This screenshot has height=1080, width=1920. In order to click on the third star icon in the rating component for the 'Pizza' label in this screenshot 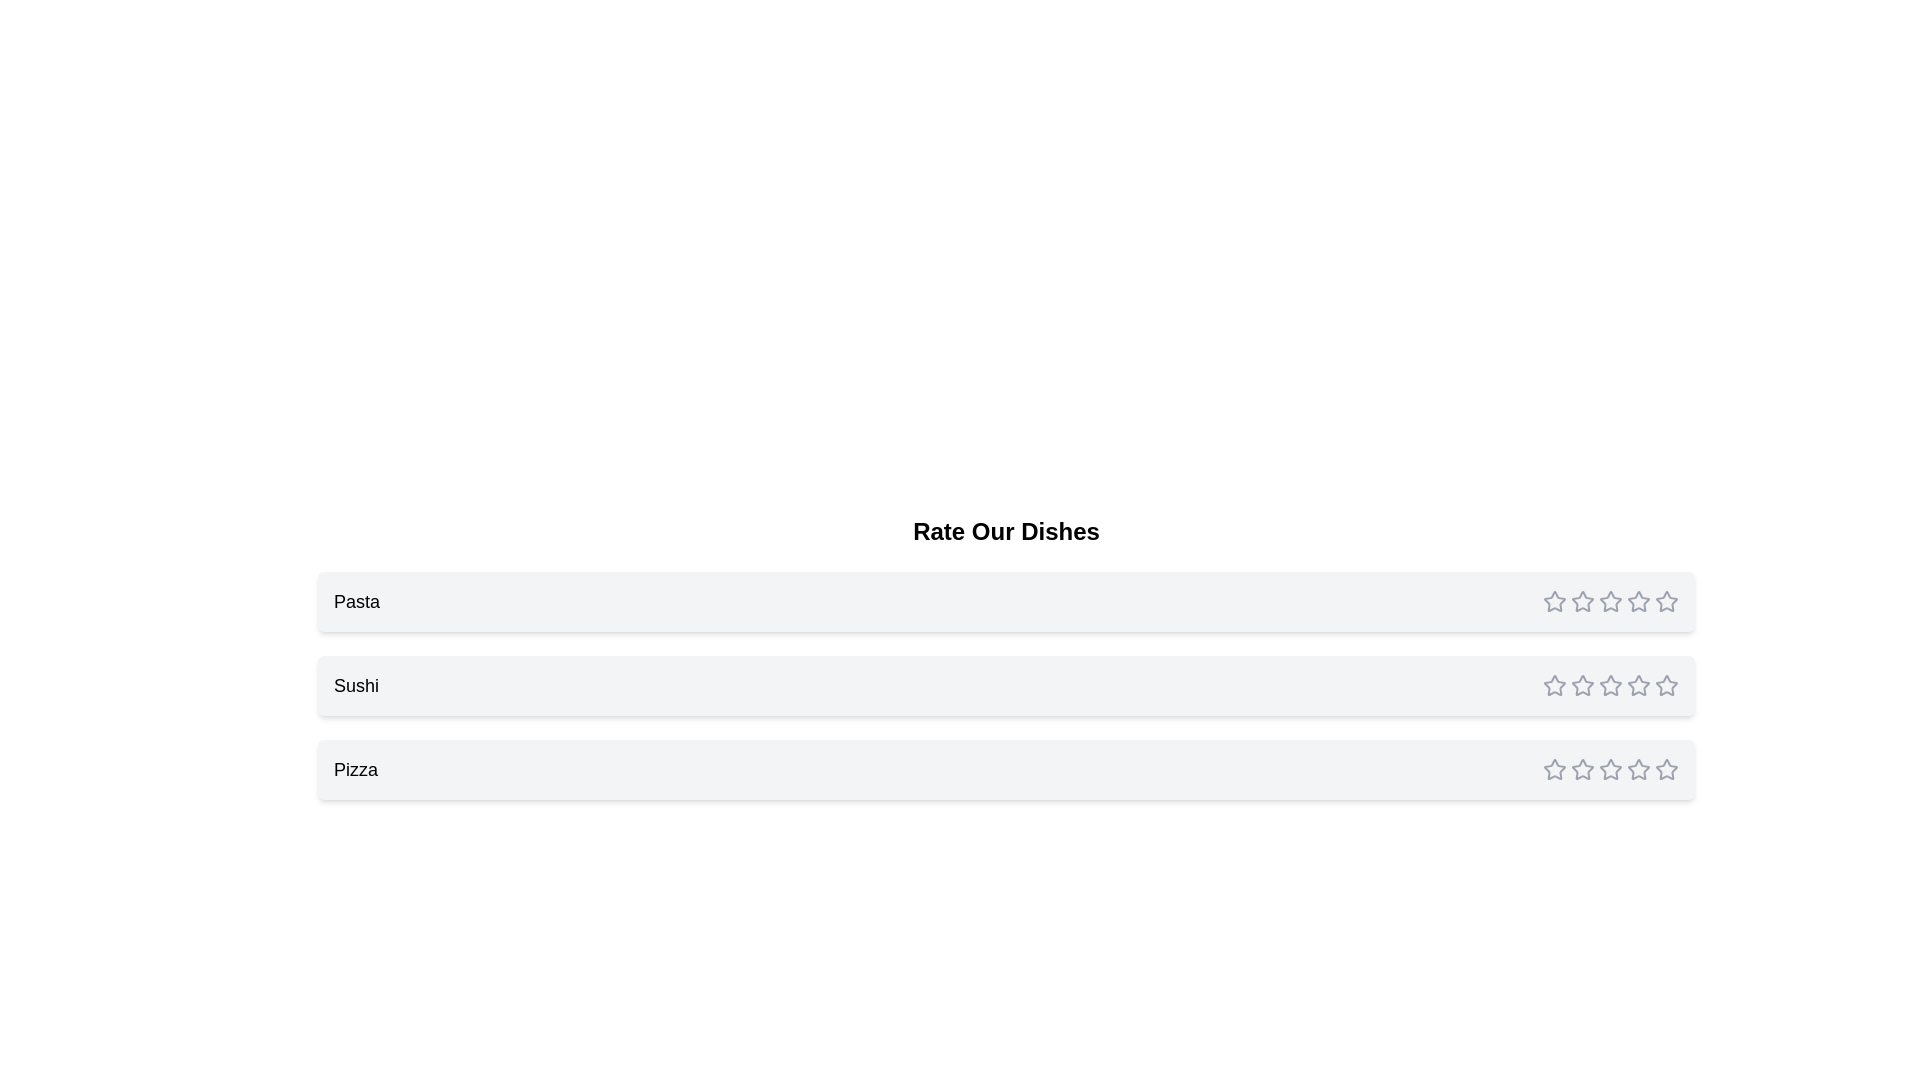, I will do `click(1611, 769)`.